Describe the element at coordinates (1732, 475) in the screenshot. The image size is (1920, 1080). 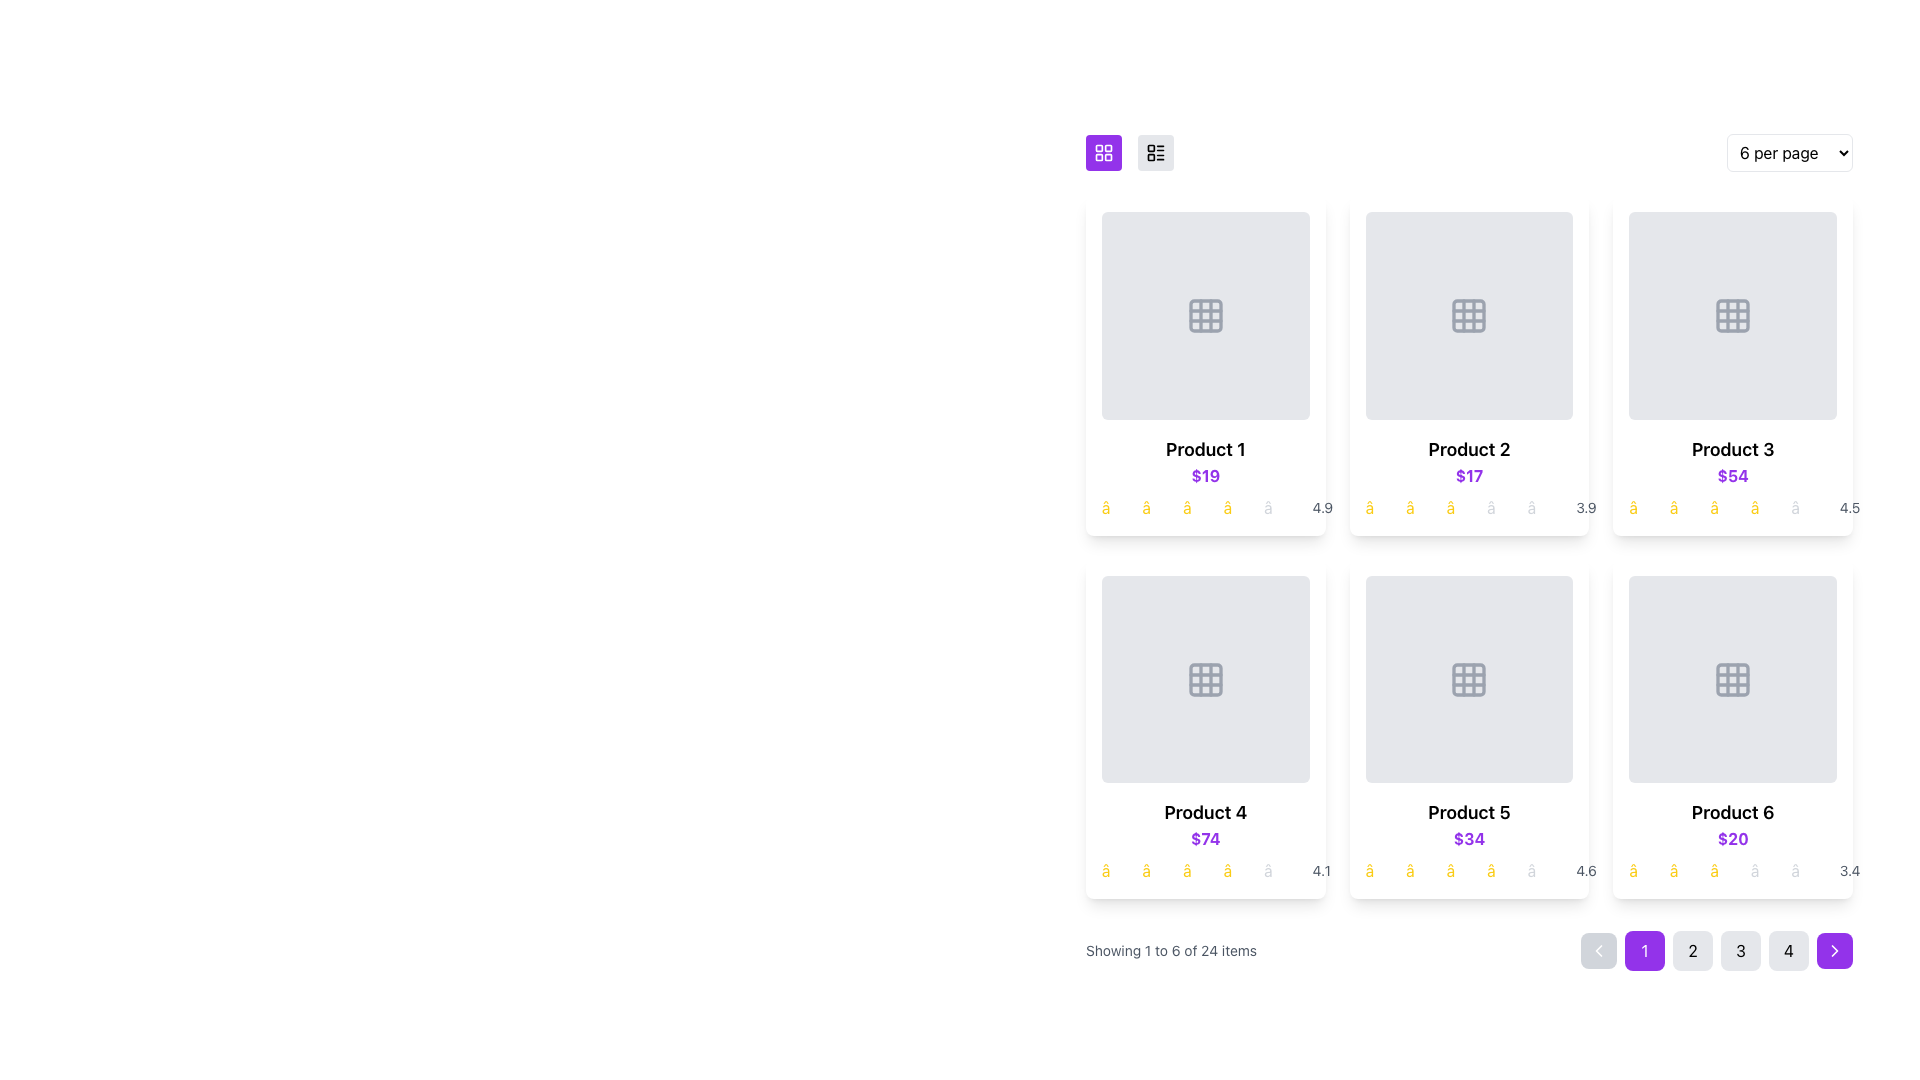
I see `the numerical price value, '$54', styled in bold and purple text, located beneath 'Product 3' in the Product 3 card` at that location.